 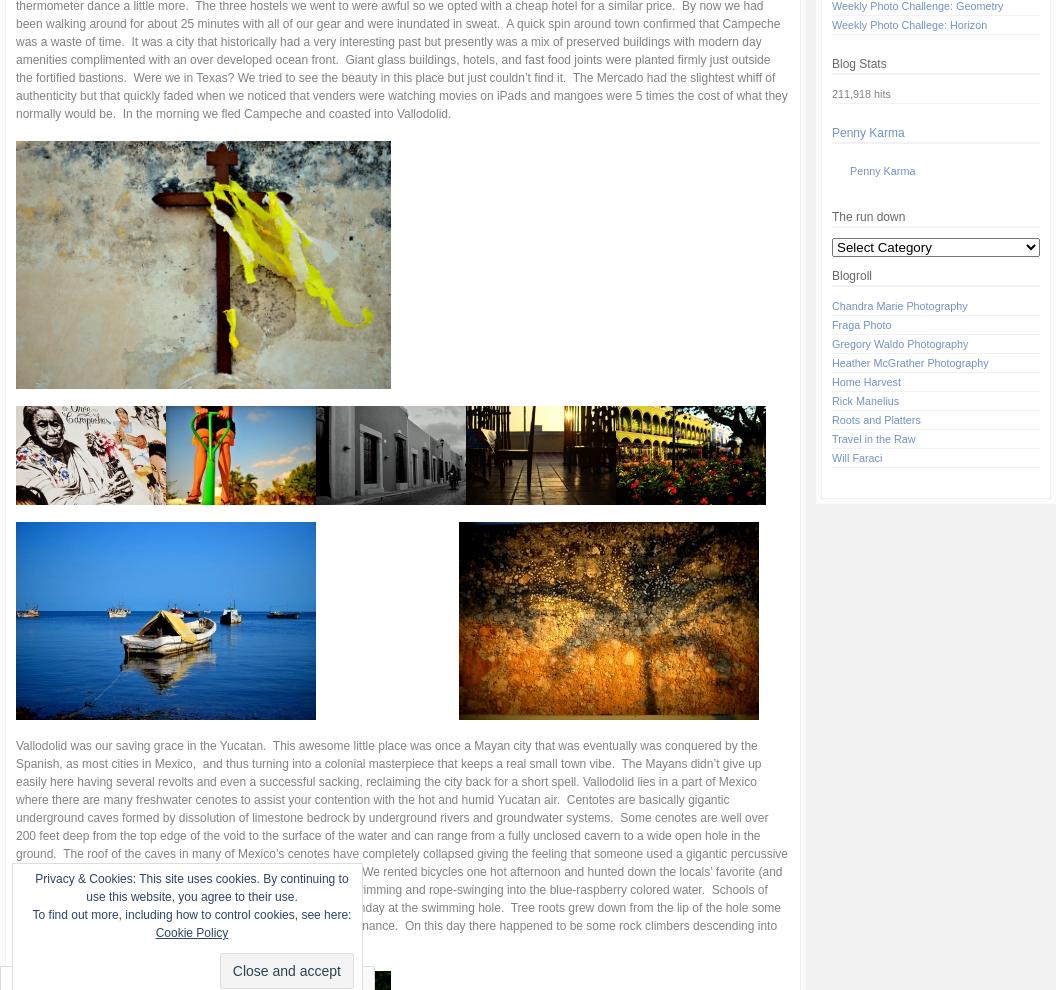 I want to click on 'Rick Manelius', so click(x=864, y=400).